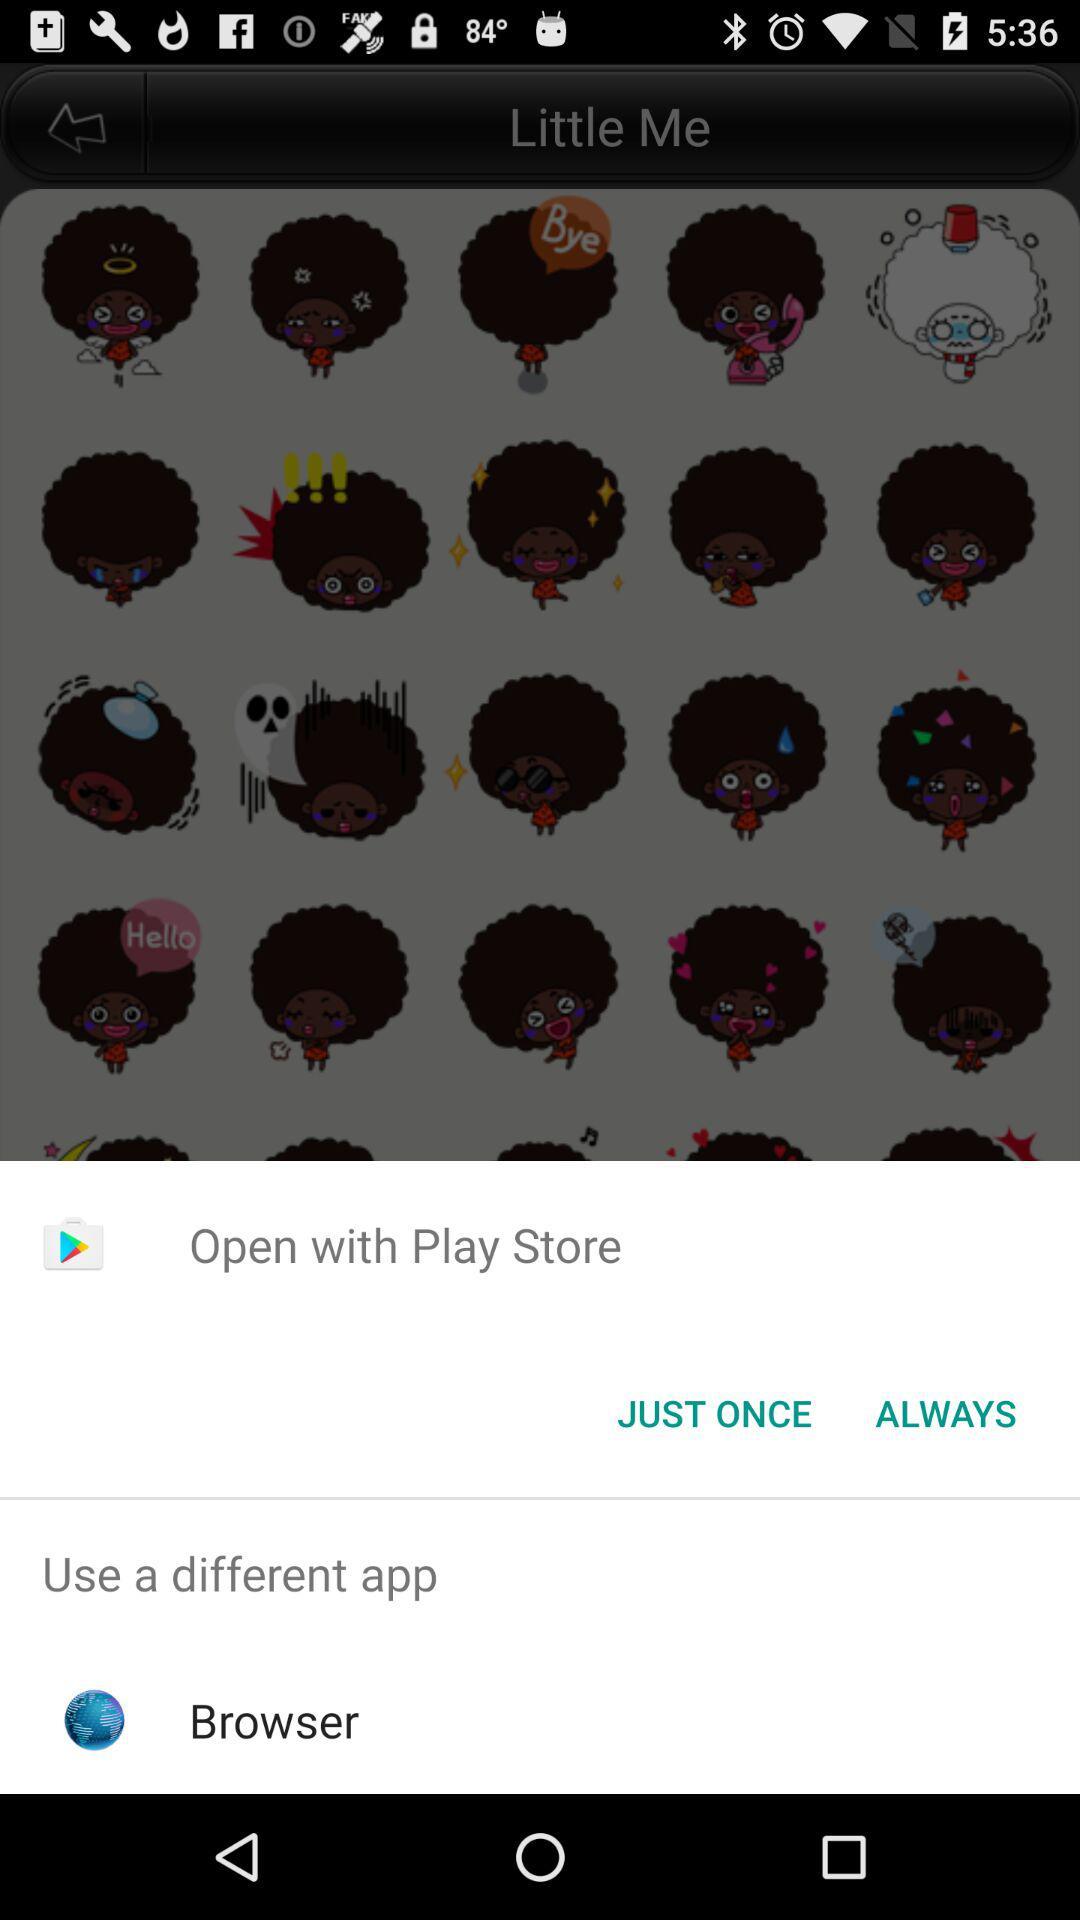 The width and height of the screenshot is (1080, 1920). I want to click on the browser, so click(274, 1719).